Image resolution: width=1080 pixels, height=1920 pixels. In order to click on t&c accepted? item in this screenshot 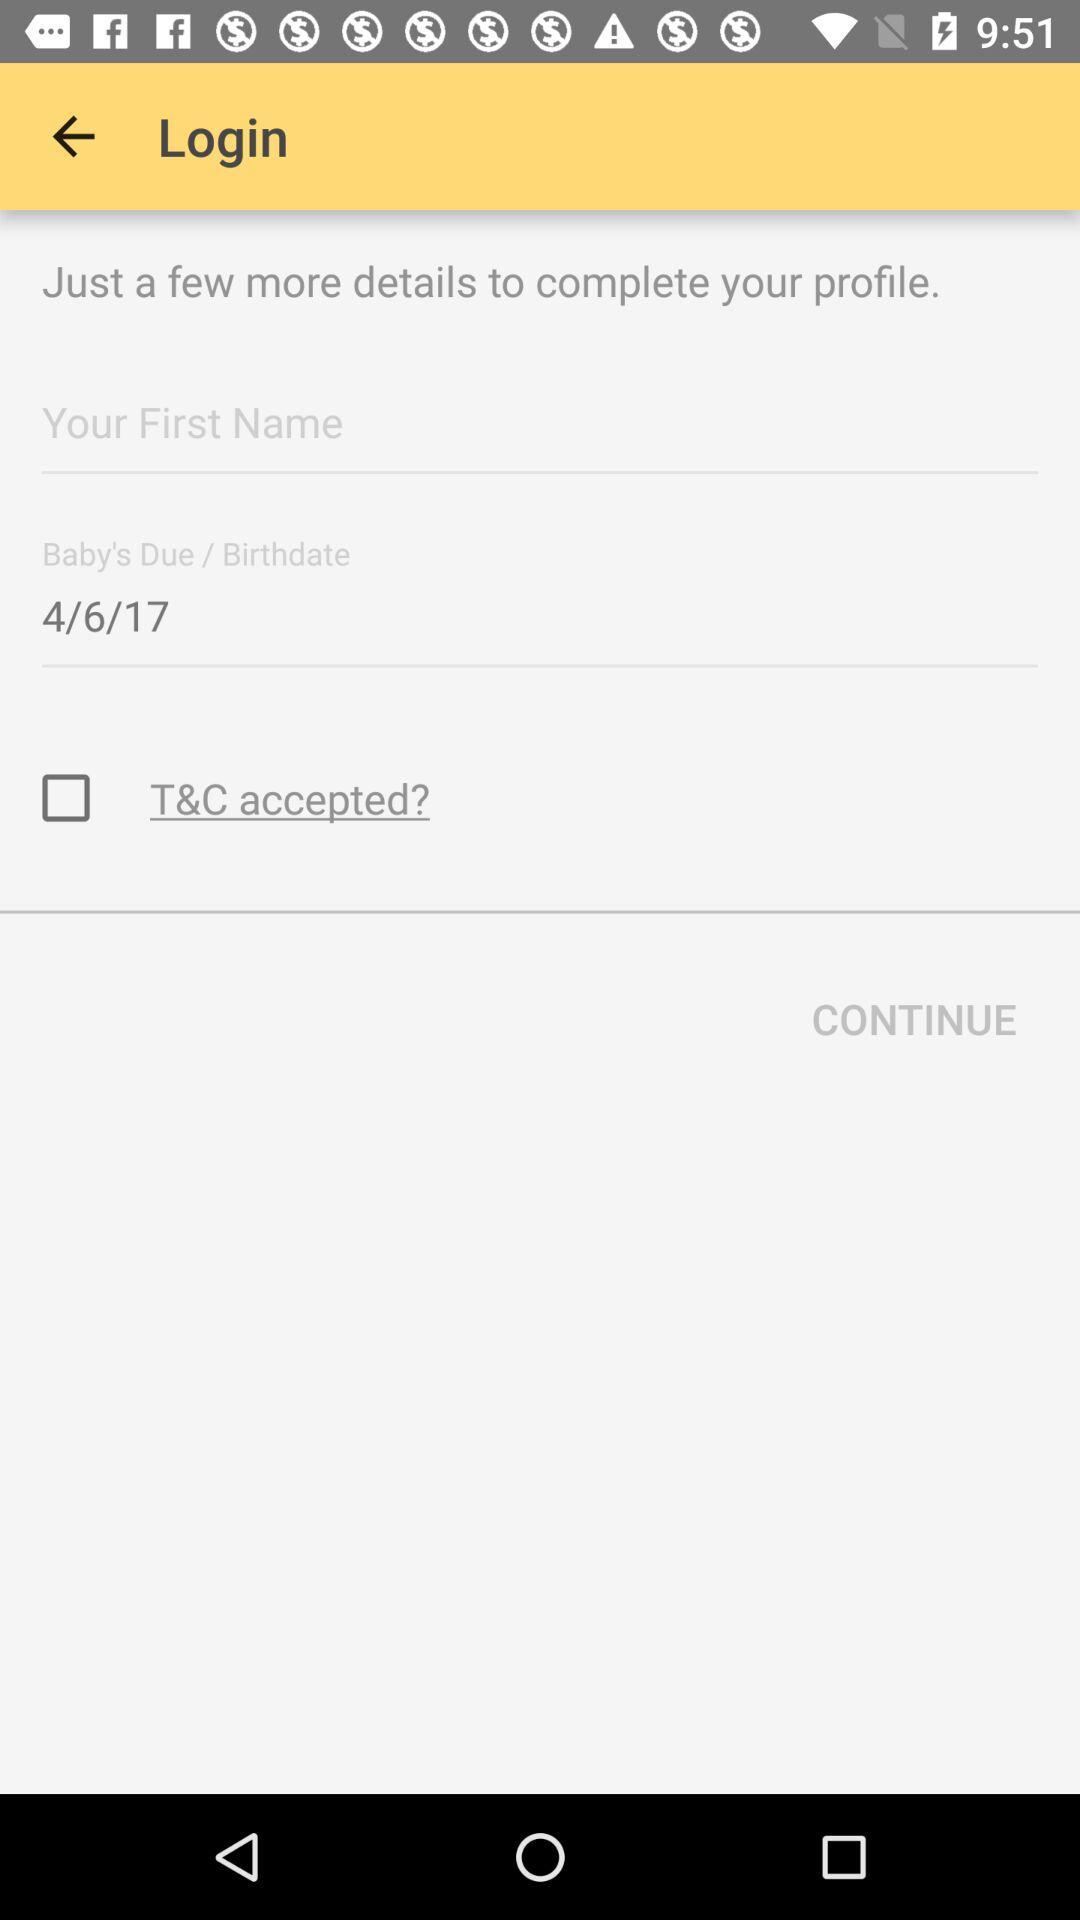, I will do `click(289, 796)`.